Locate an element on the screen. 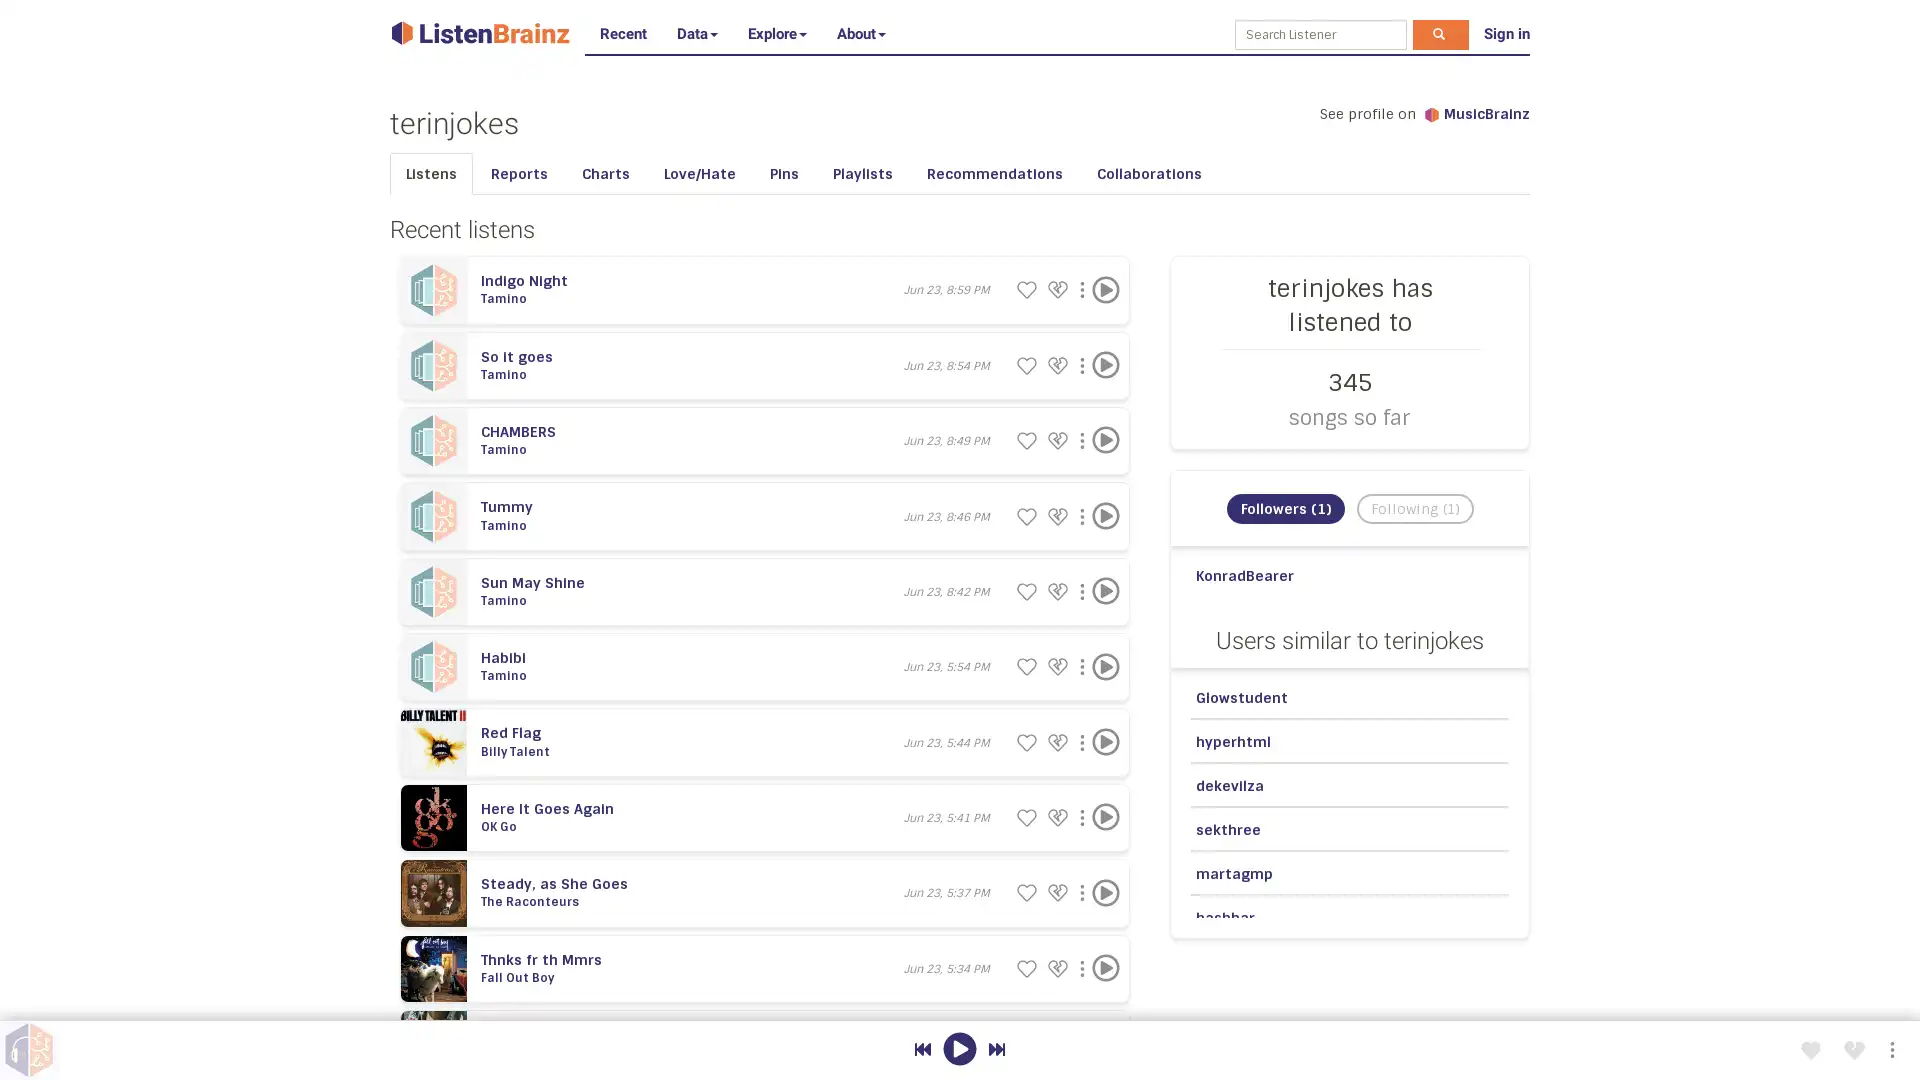 Image resolution: width=1920 pixels, height=1080 pixels. Play is located at coordinates (1104, 515).